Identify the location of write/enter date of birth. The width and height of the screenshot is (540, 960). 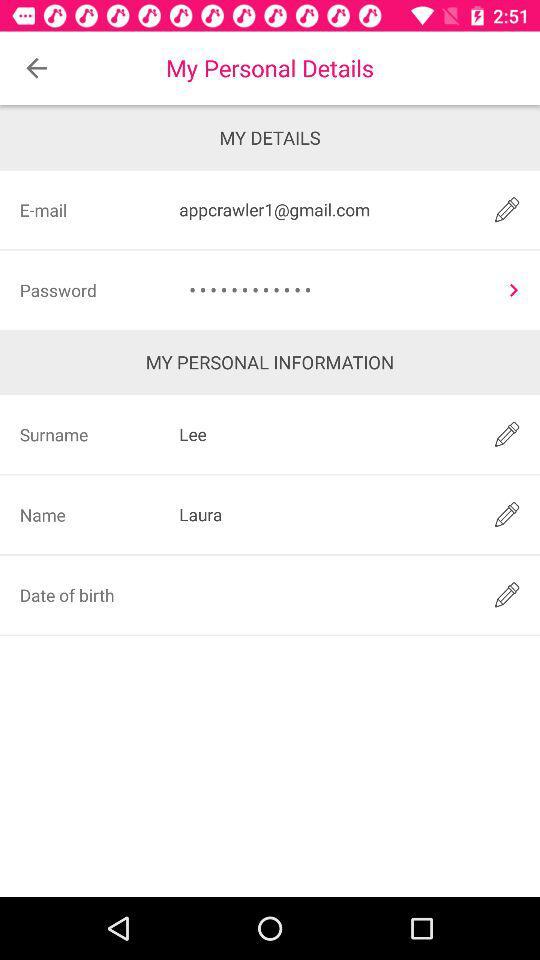
(323, 594).